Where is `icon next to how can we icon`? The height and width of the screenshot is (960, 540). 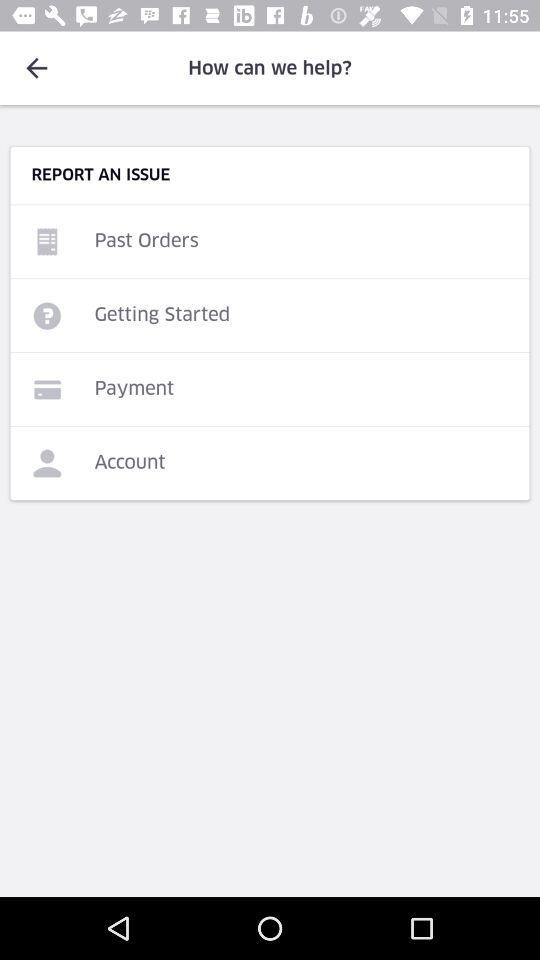
icon next to how can we icon is located at coordinates (36, 68).